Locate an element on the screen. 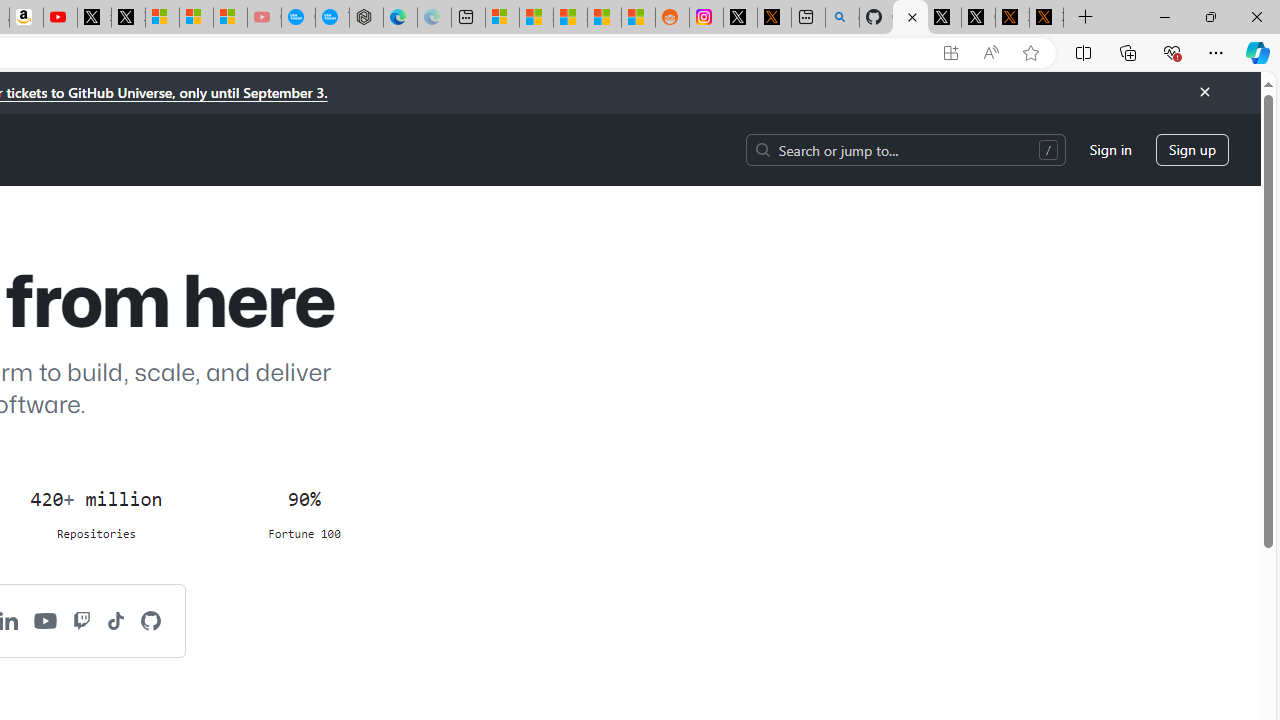 This screenshot has height=720, width=1280. 'Gloom - YouTube - Sleeping' is located at coordinates (263, 17).